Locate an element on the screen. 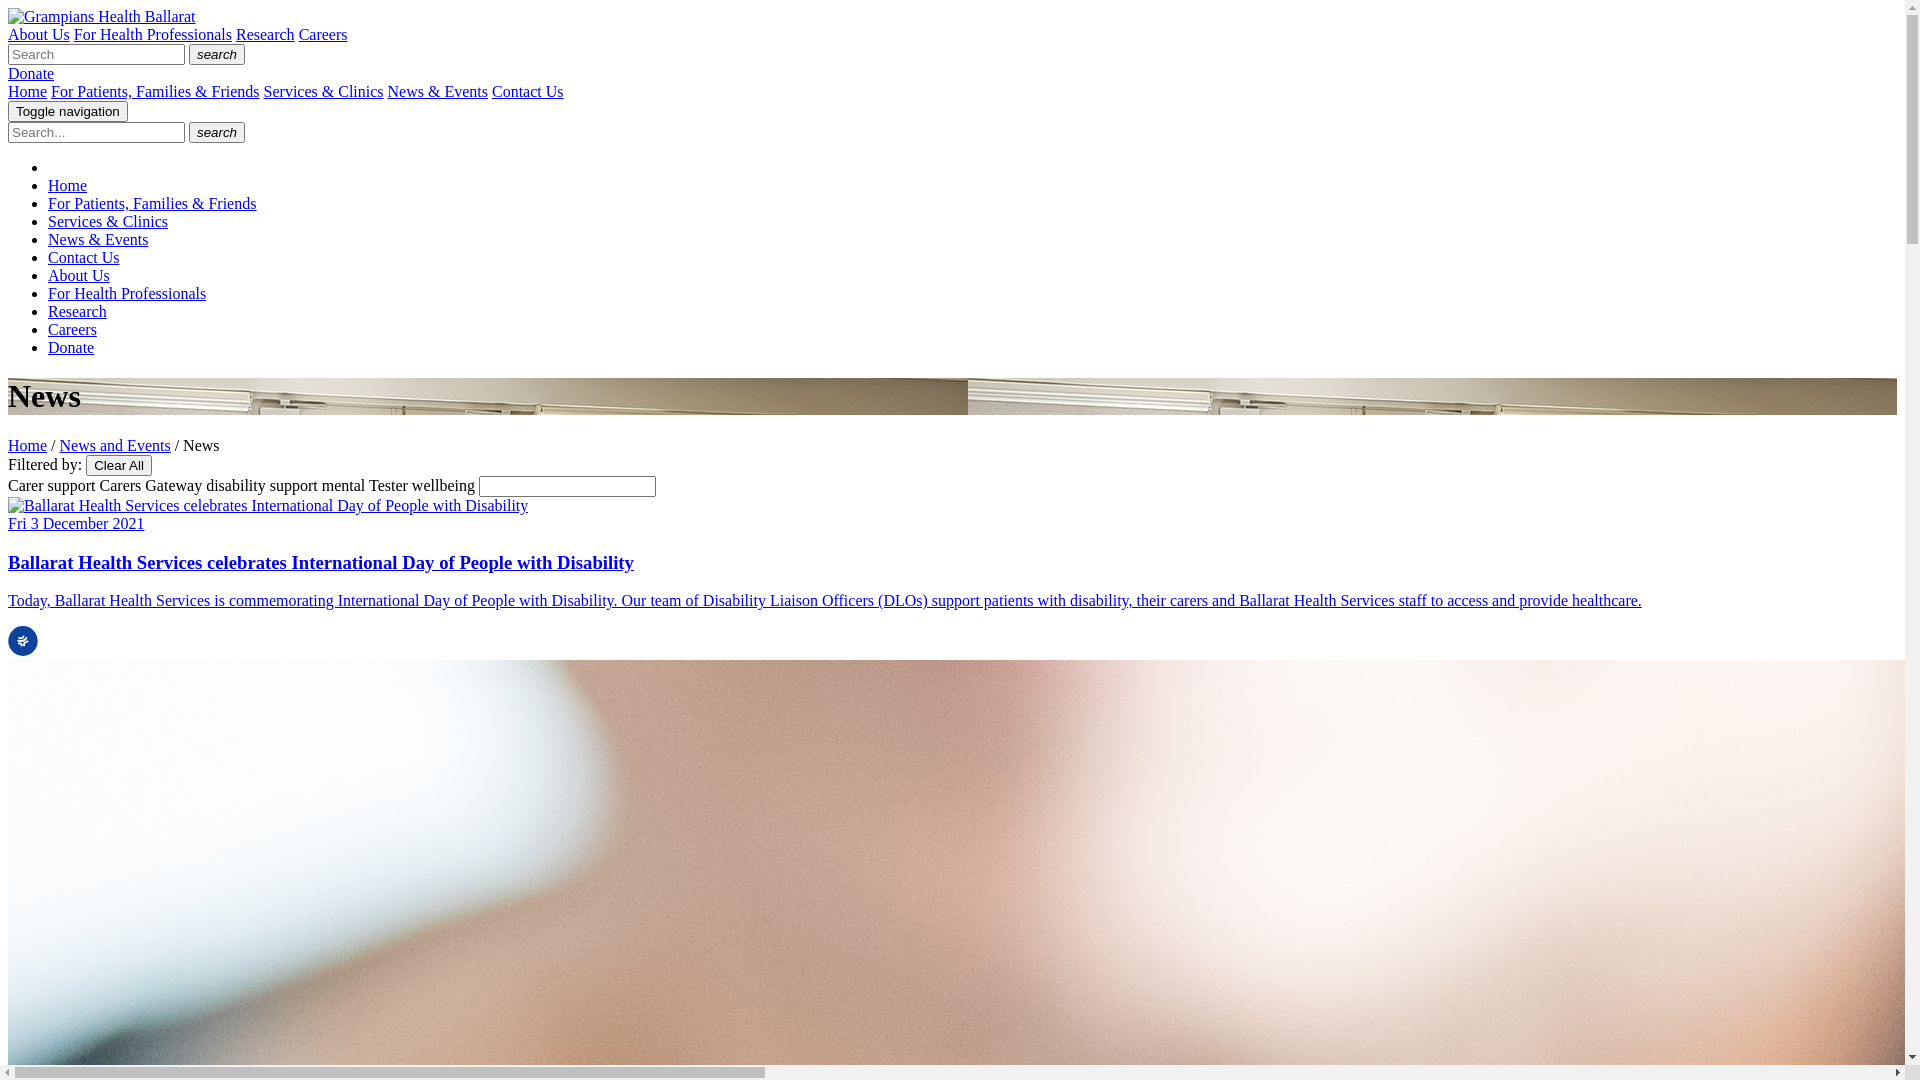 The height and width of the screenshot is (1080, 1920). 'Donate' is located at coordinates (71, 346).